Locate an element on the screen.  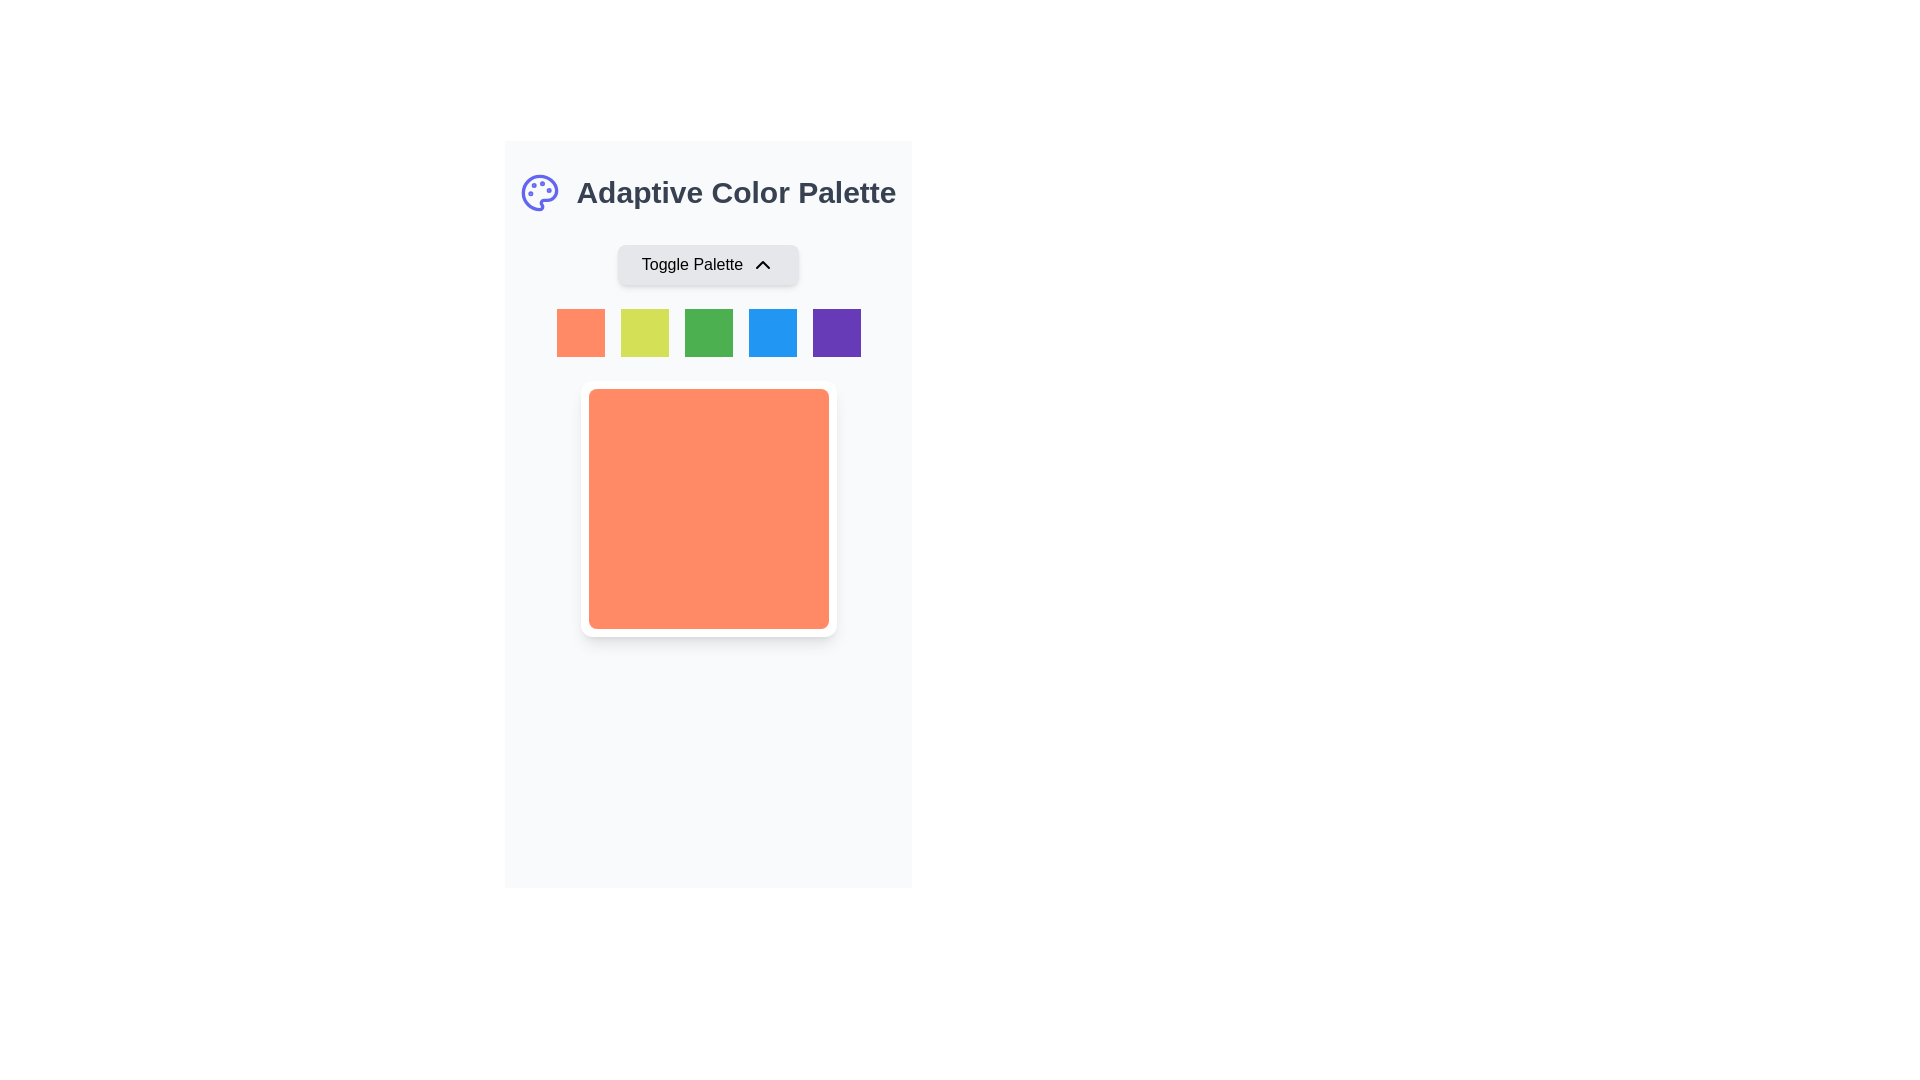
the Display Area located under the color swatches in the Adaptive Color Palette is located at coordinates (708, 439).